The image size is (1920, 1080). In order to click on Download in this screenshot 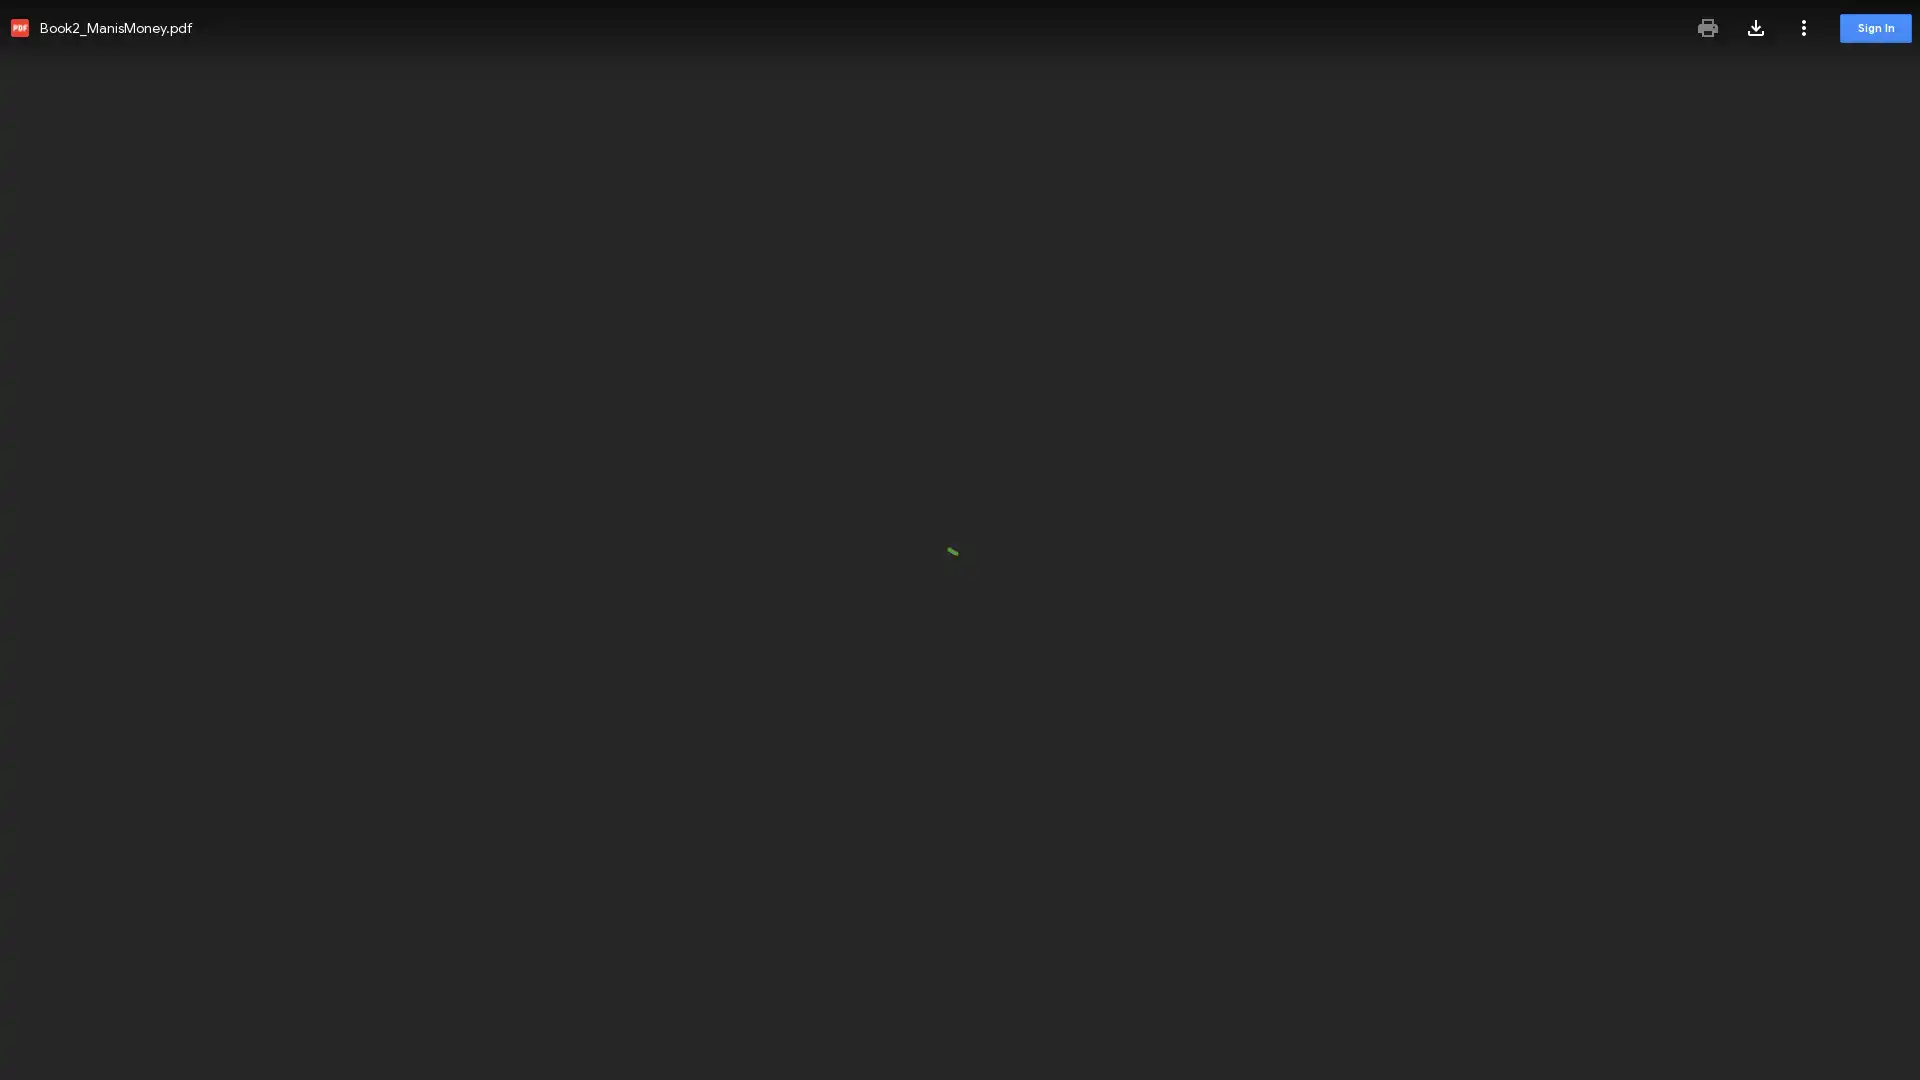, I will do `click(1755, 27)`.